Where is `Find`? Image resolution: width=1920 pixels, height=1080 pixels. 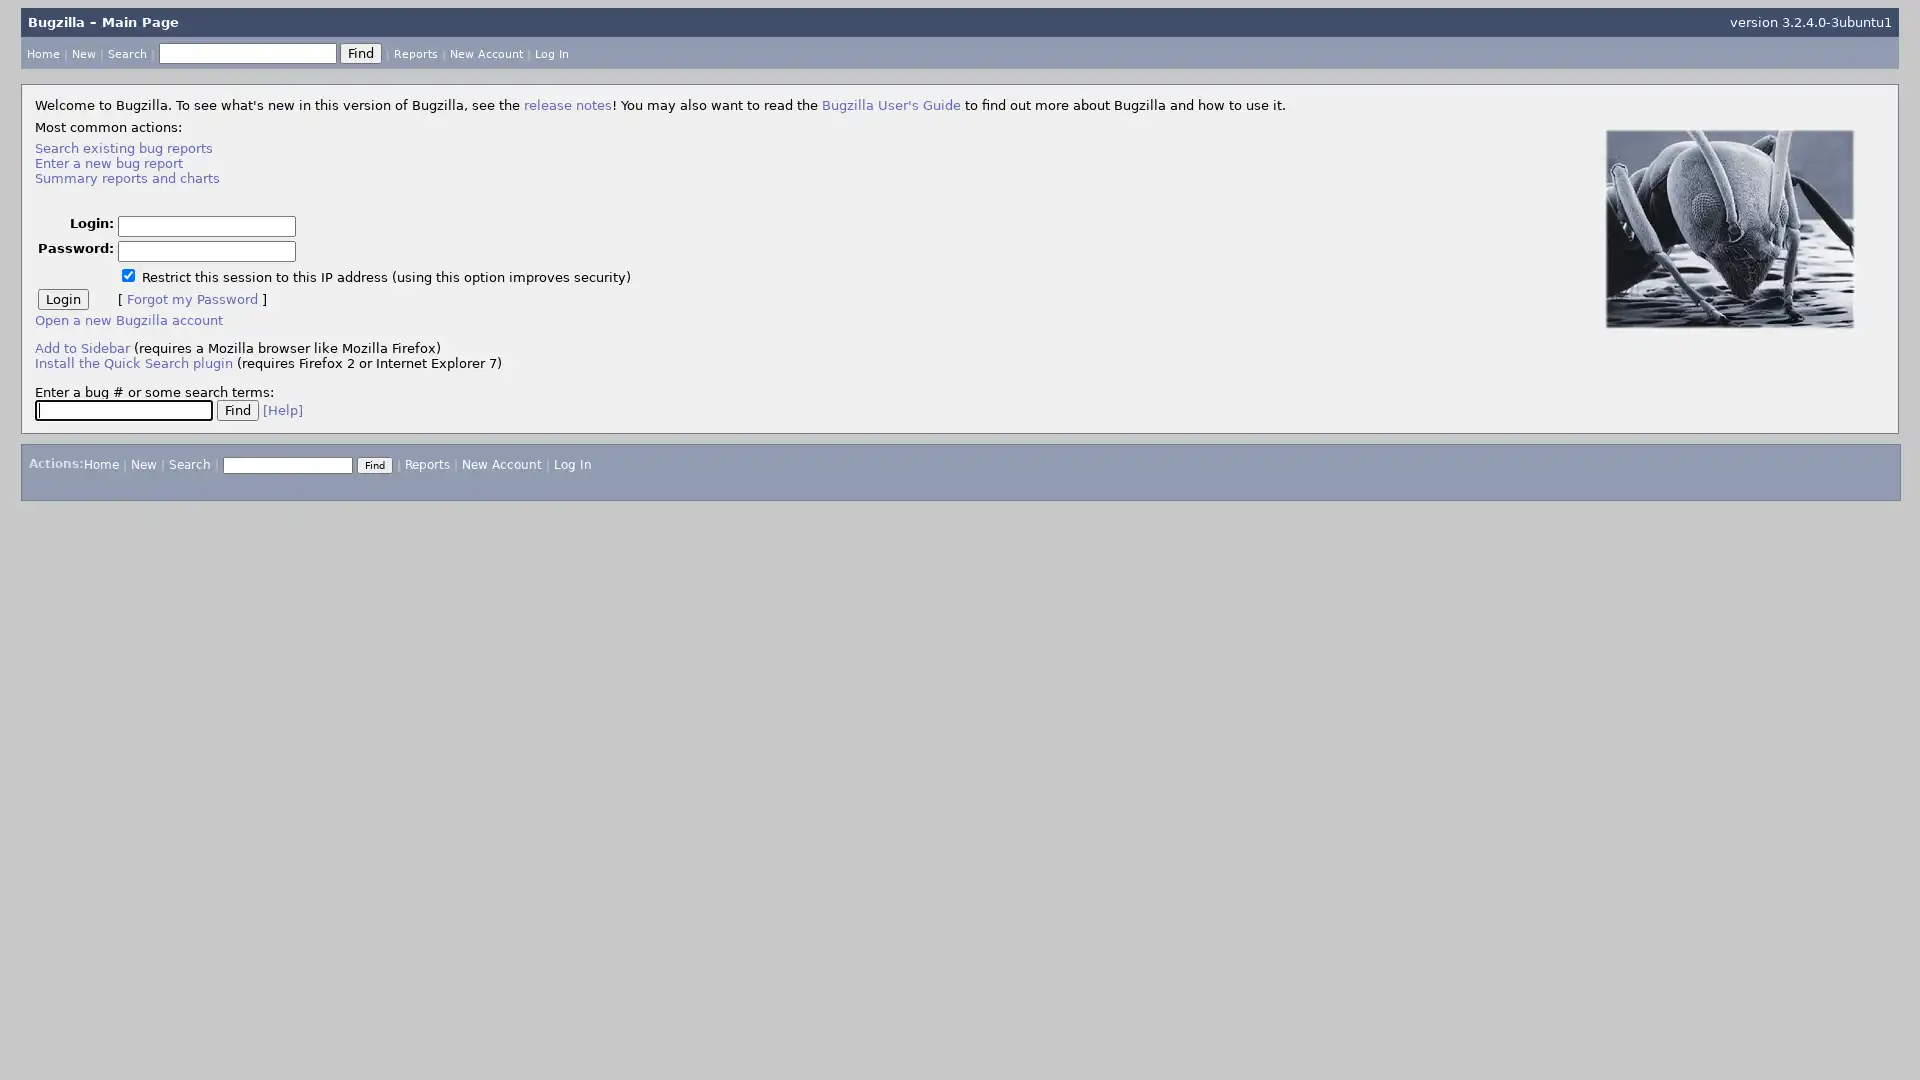 Find is located at coordinates (374, 464).